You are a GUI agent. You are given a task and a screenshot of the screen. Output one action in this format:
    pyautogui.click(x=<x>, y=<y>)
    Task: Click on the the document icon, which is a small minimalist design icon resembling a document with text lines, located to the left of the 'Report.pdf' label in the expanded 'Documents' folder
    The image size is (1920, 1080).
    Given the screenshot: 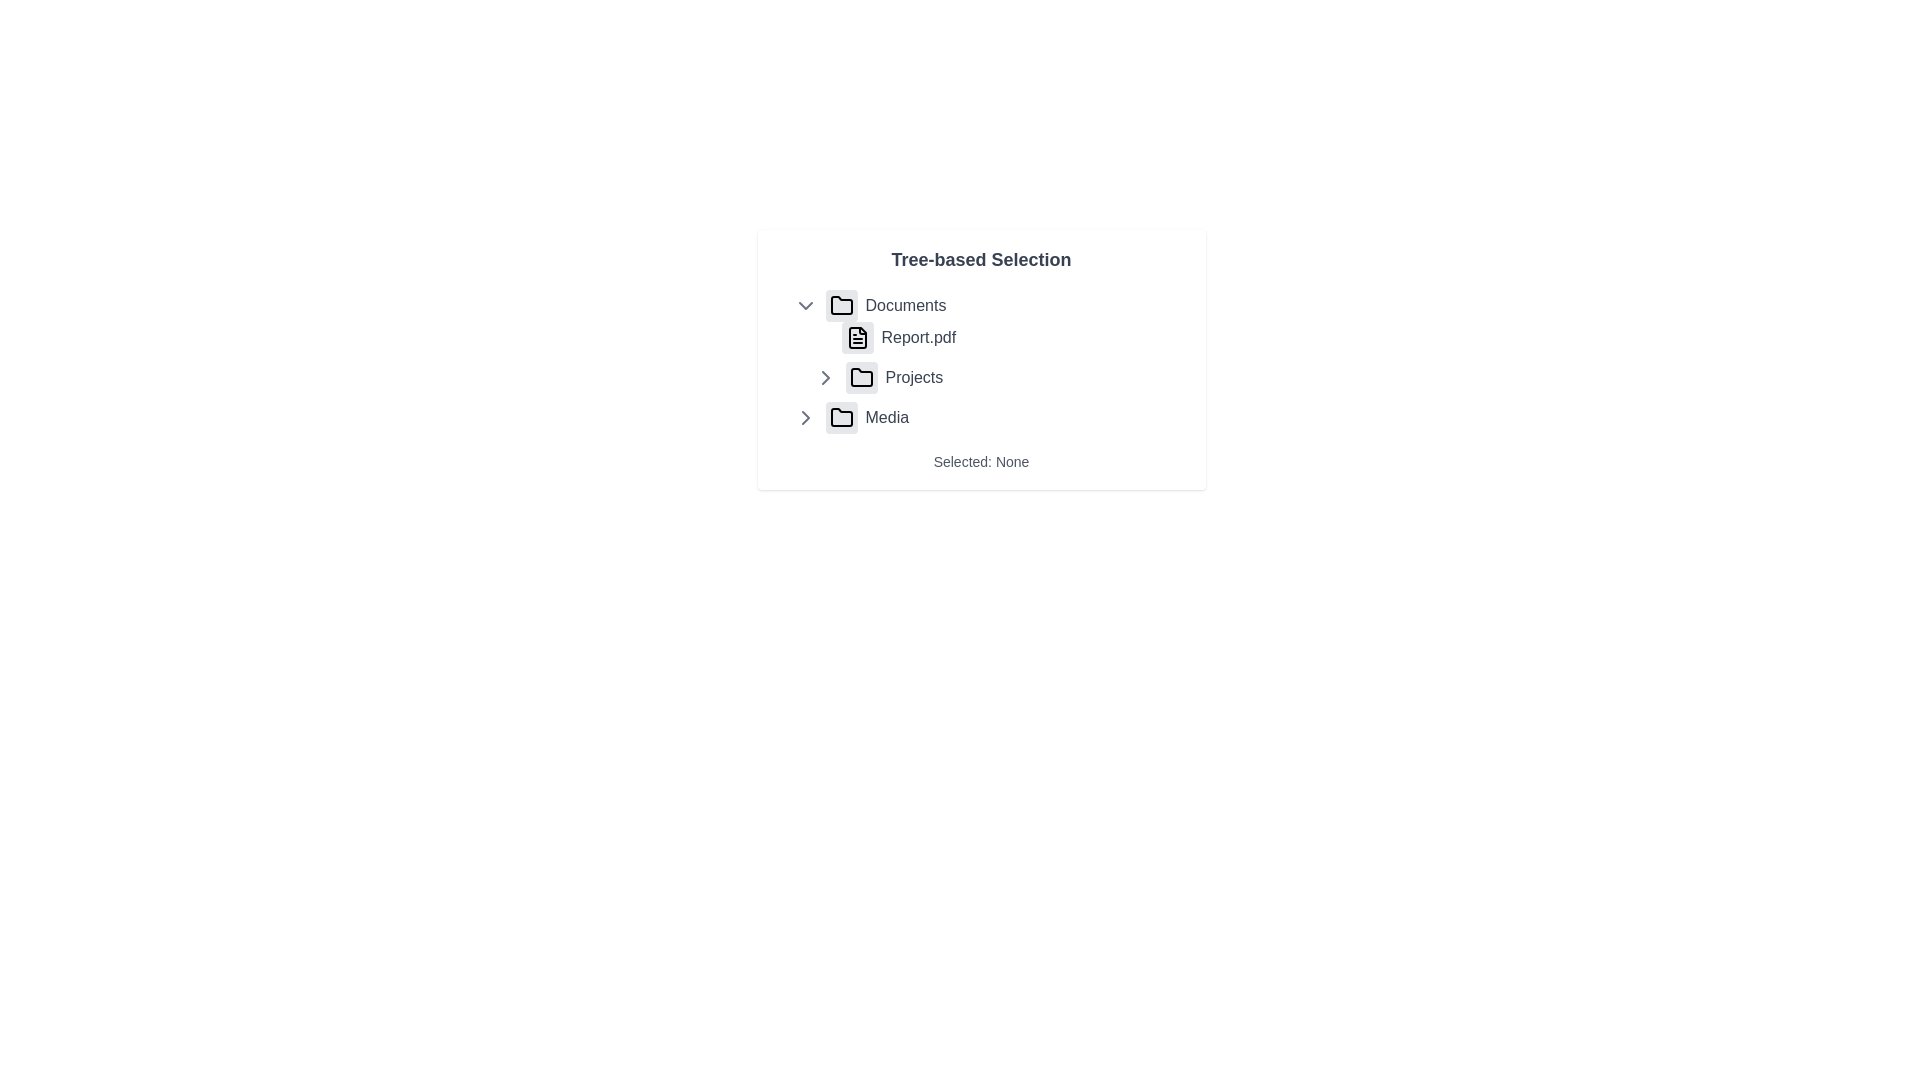 What is the action you would take?
    pyautogui.click(x=857, y=337)
    